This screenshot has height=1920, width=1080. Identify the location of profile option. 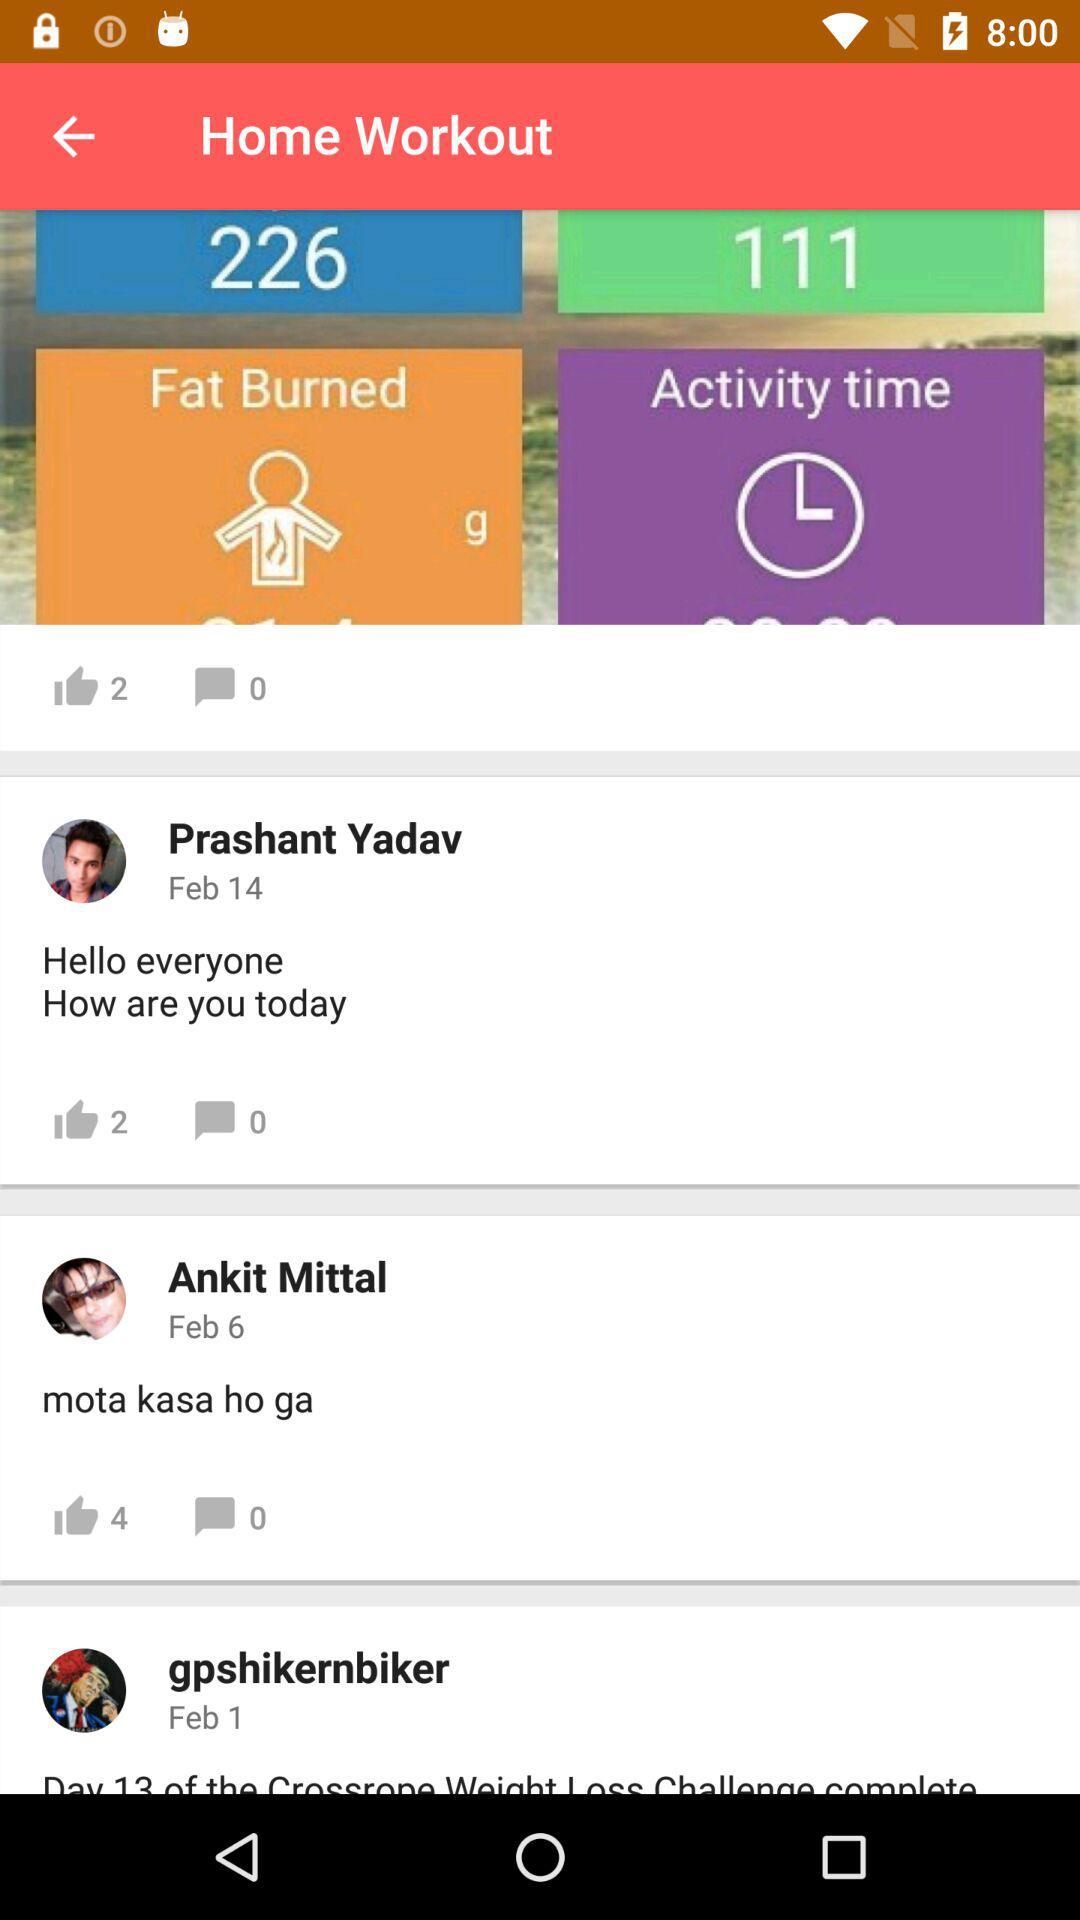
(83, 860).